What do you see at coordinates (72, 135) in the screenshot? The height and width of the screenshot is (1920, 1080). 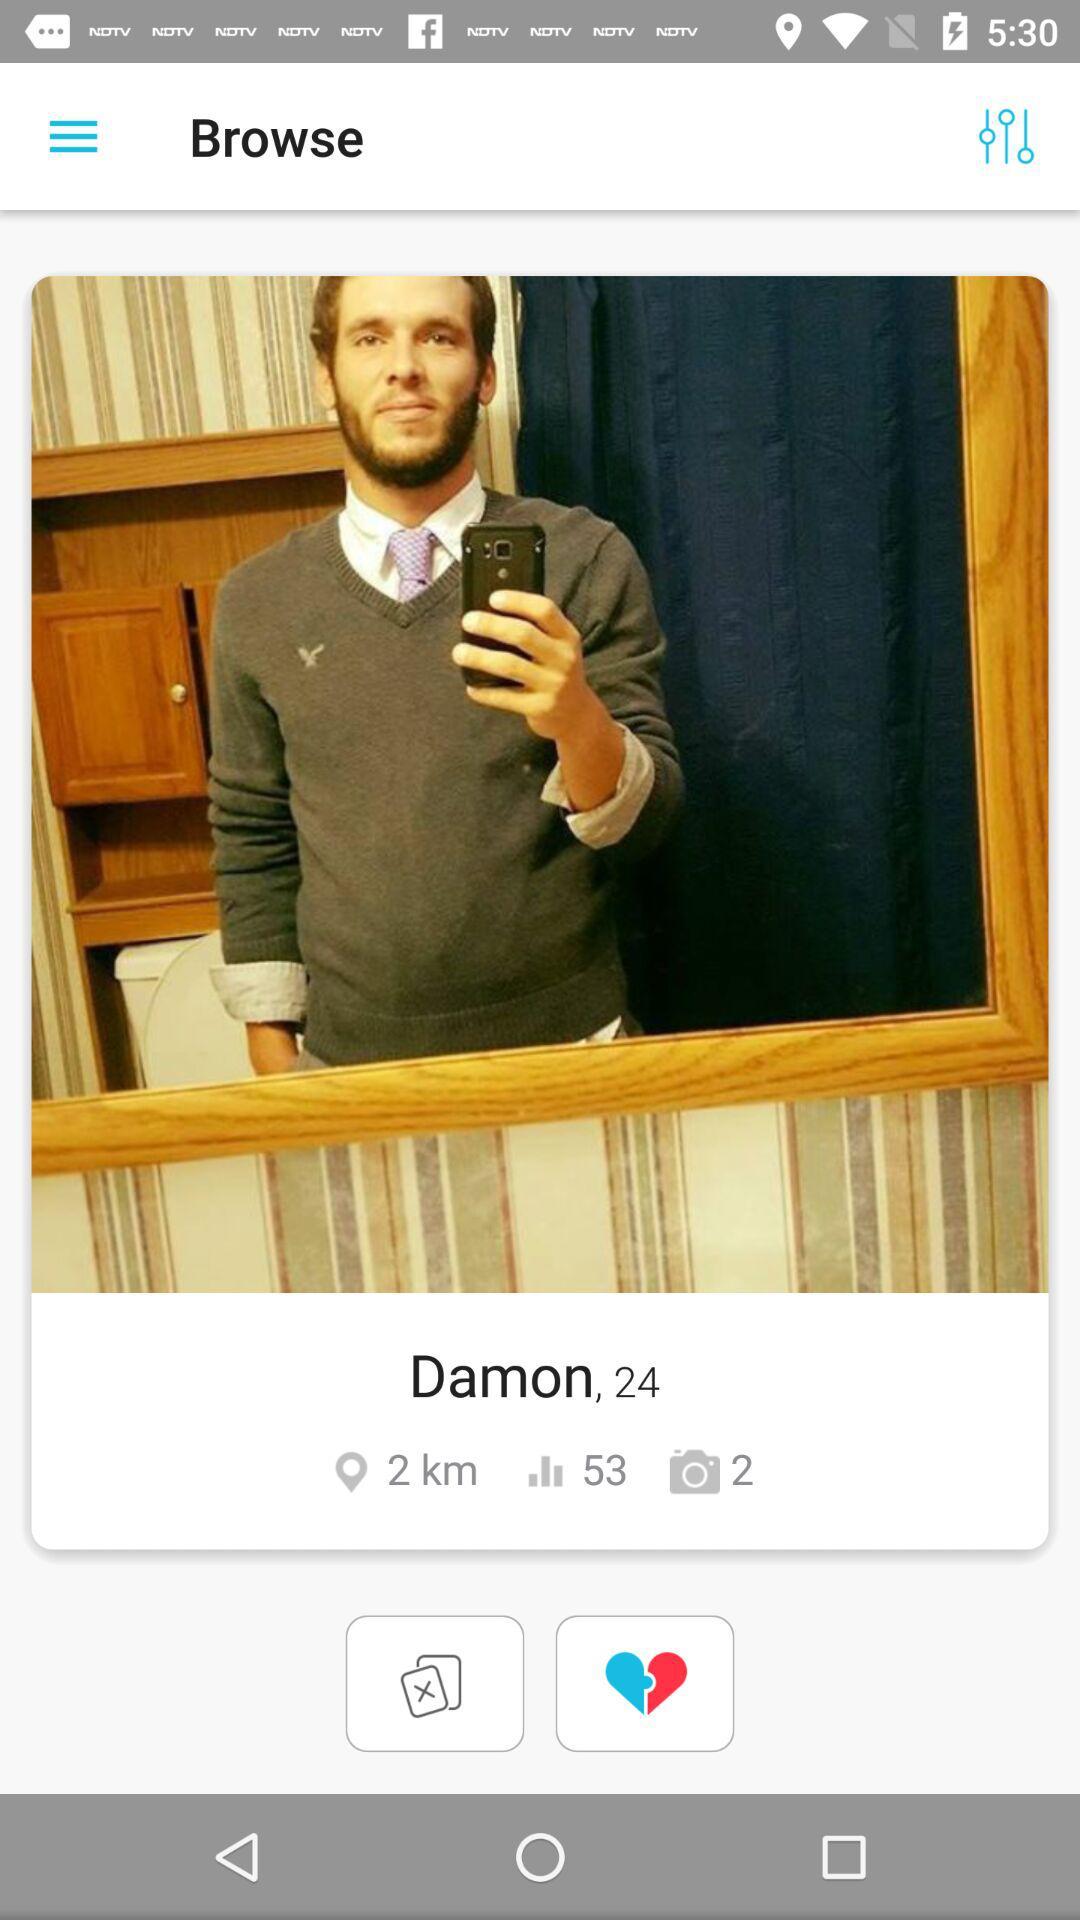 I see `menu` at bounding box center [72, 135].